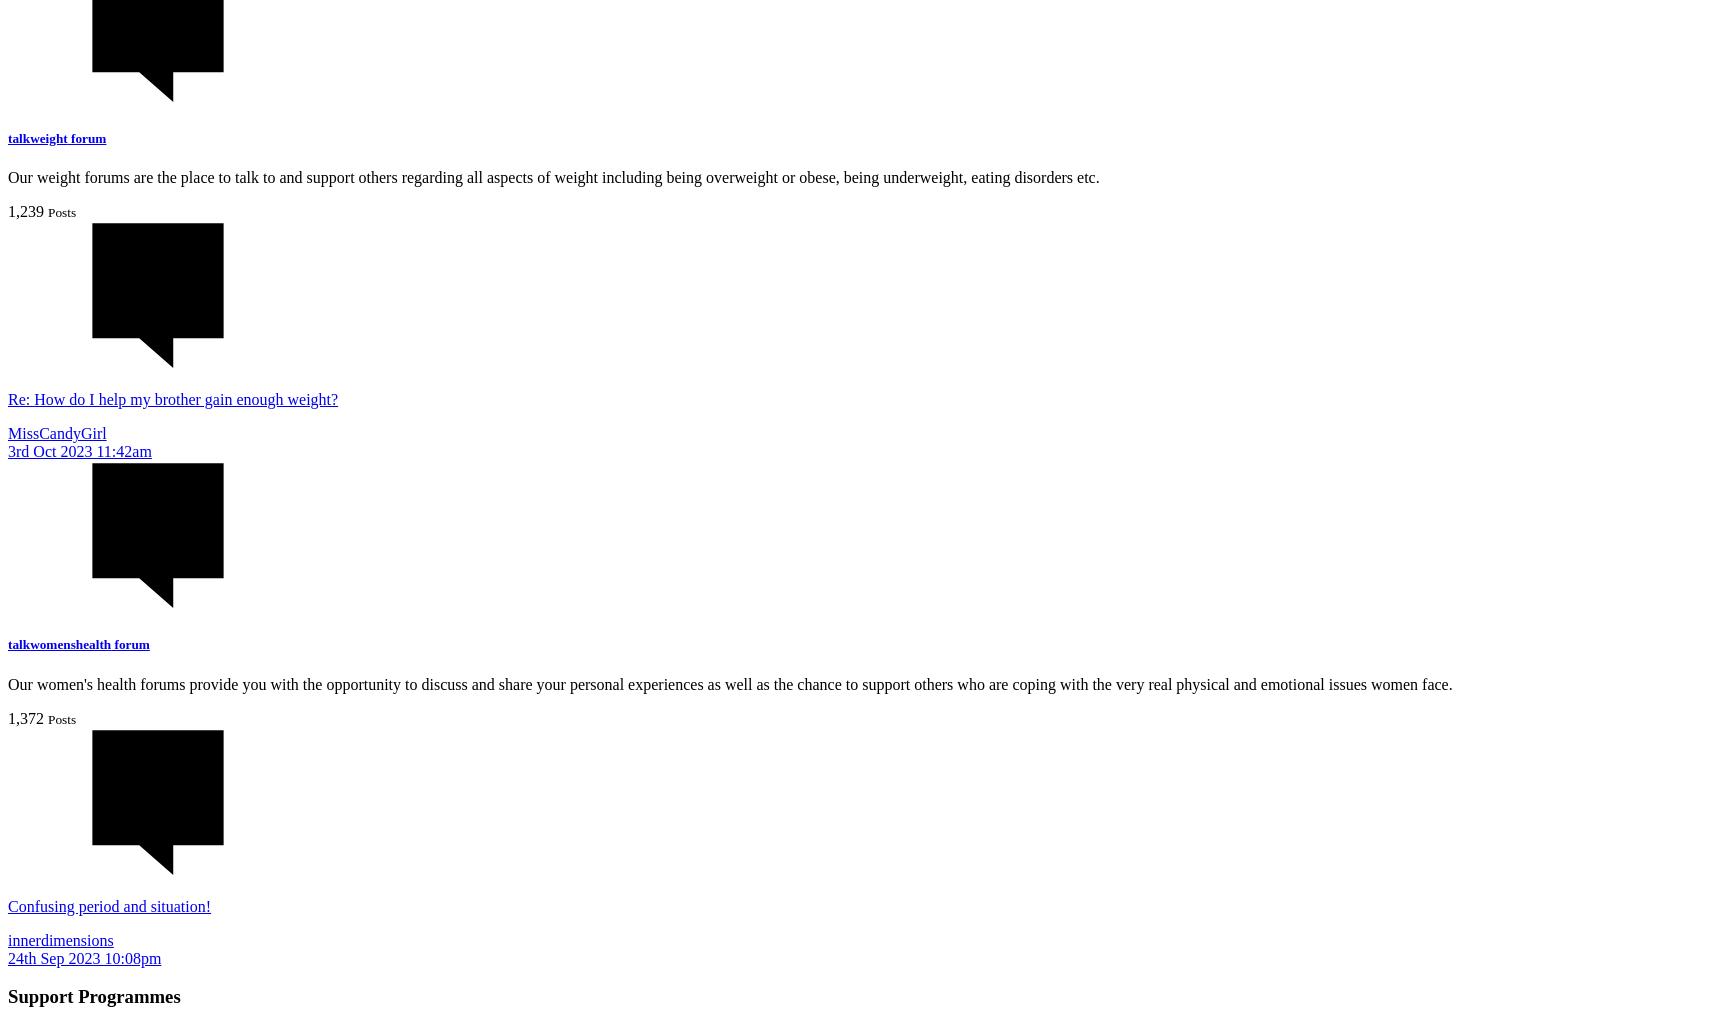 This screenshot has height=1017, width=1726. I want to click on 'Our weight forums are the place to talk to and support others regarding all aspects of weight including being overweight or obese, being underweight, eating disorders etc.', so click(553, 177).